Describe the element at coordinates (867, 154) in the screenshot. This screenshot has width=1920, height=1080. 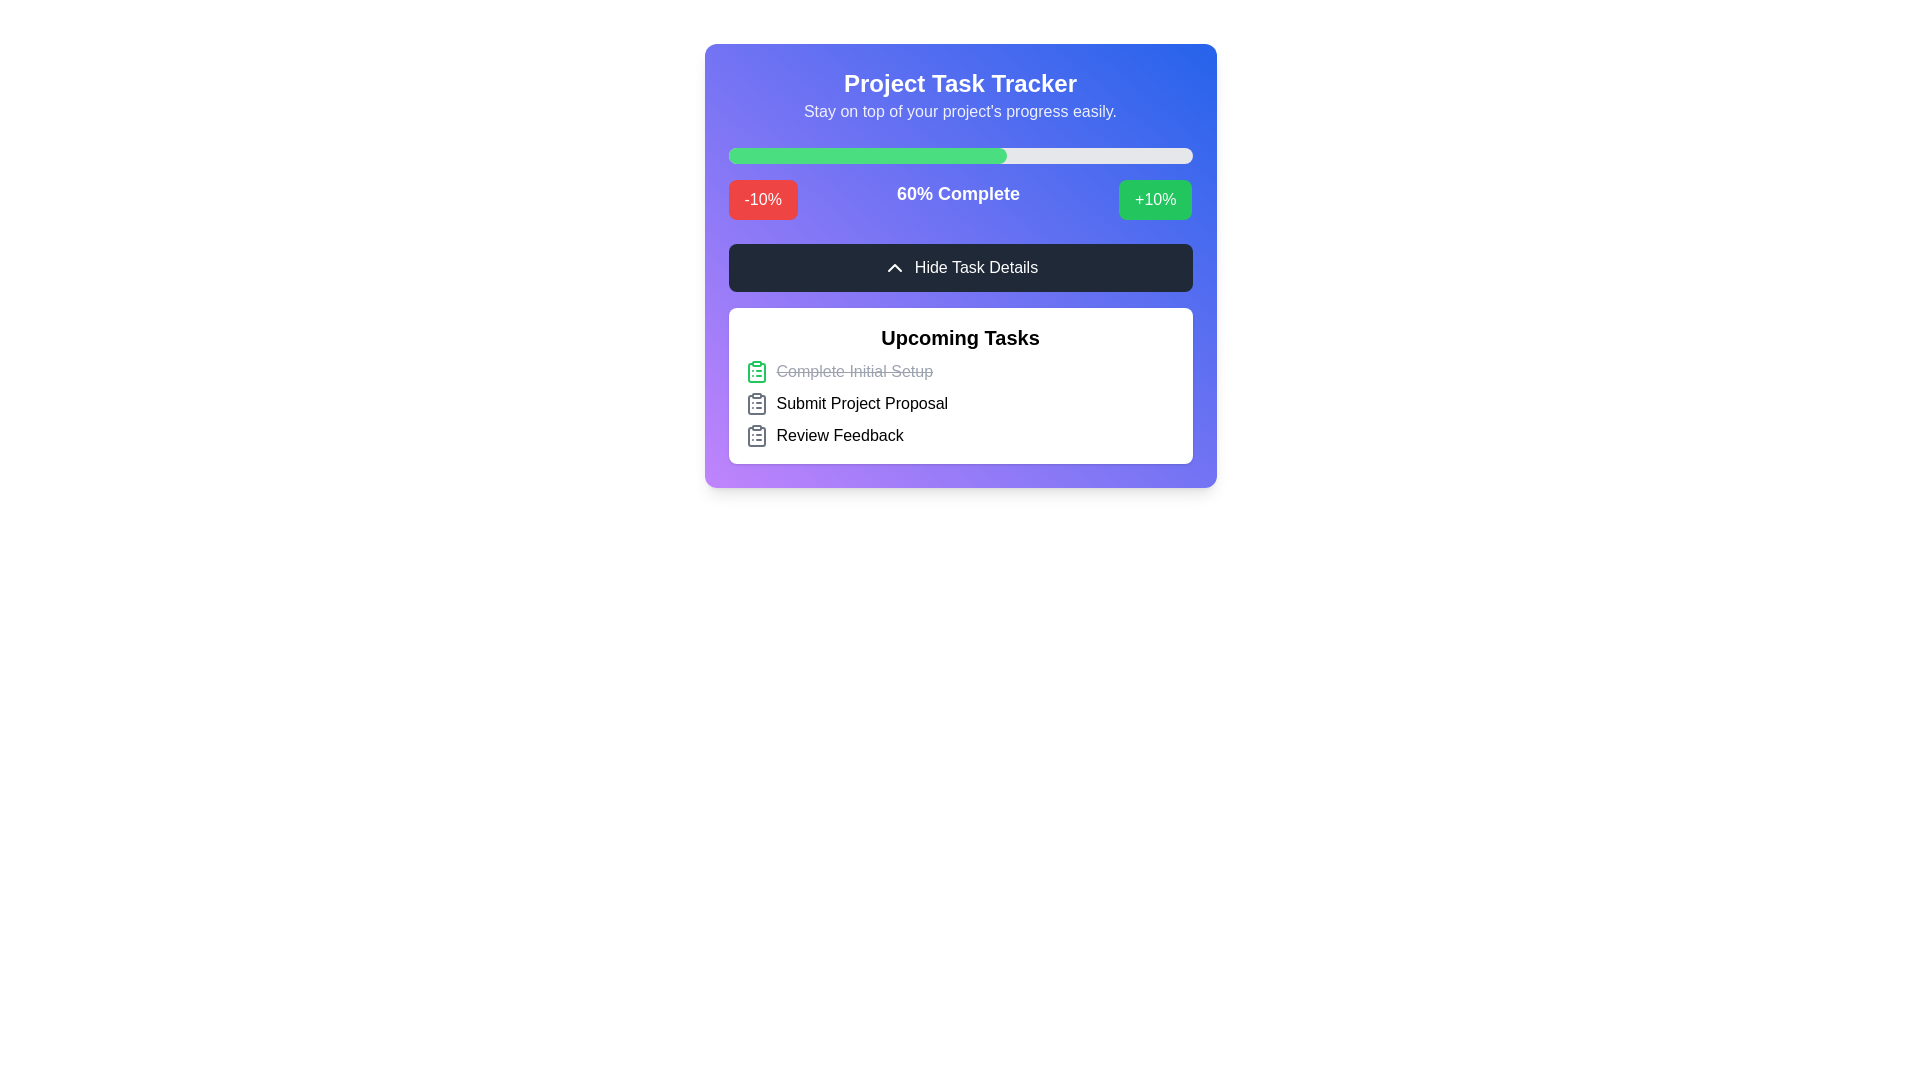
I see `the progress bar fill, which visually represents the completion percentage of a task, located beneath the 'Project Task Tracker' title and above the '60% Complete' label` at that location.